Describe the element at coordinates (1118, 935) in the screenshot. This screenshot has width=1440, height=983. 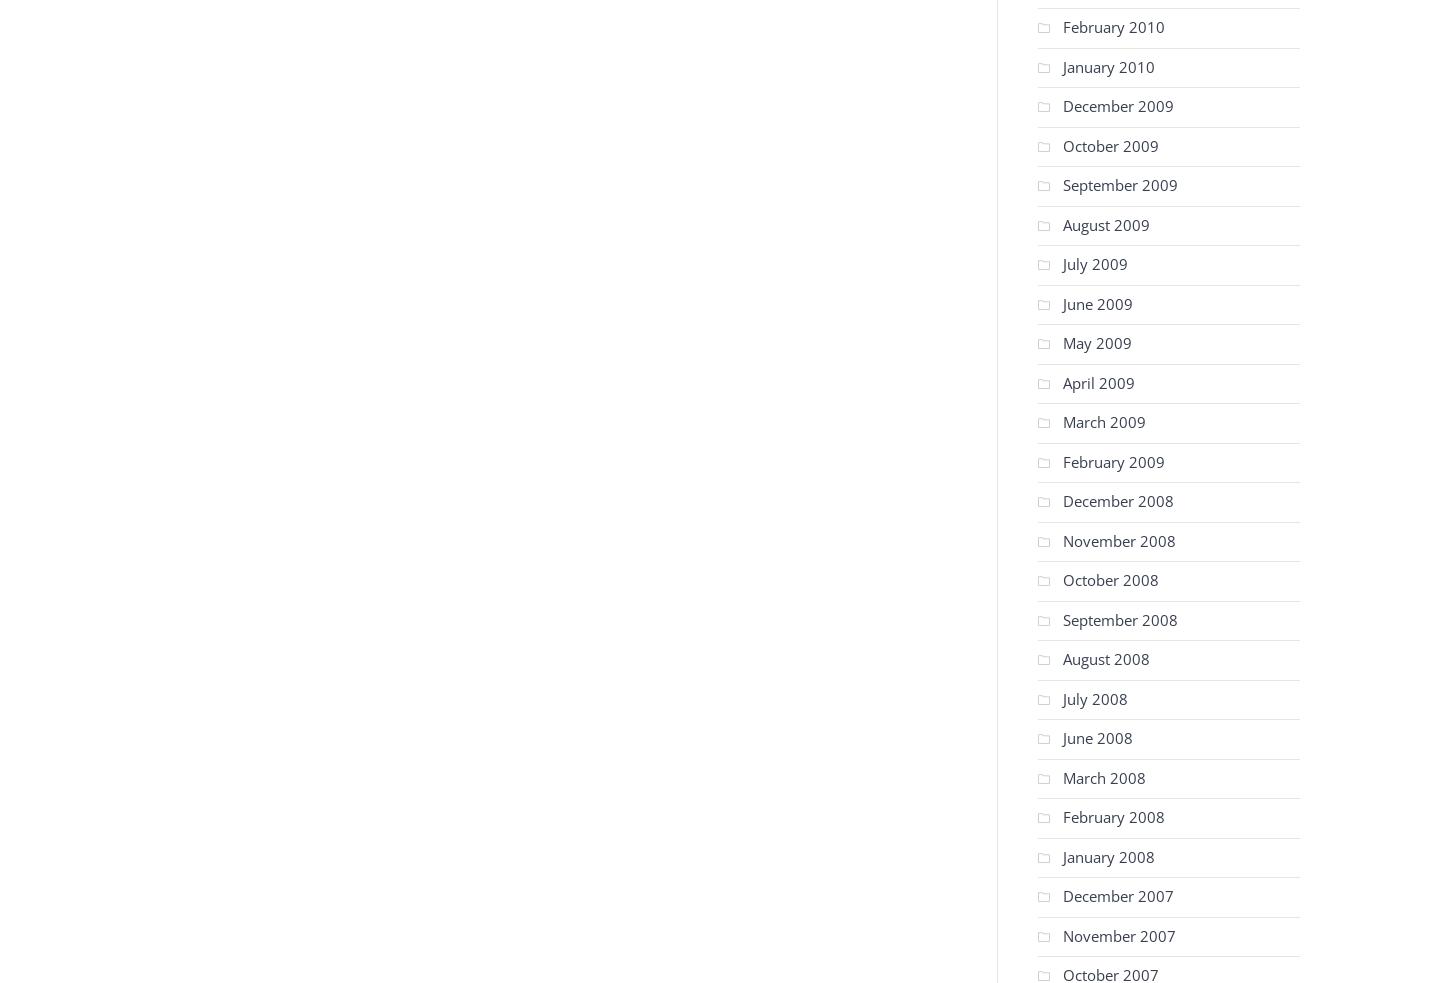
I see `'November 2007'` at that location.